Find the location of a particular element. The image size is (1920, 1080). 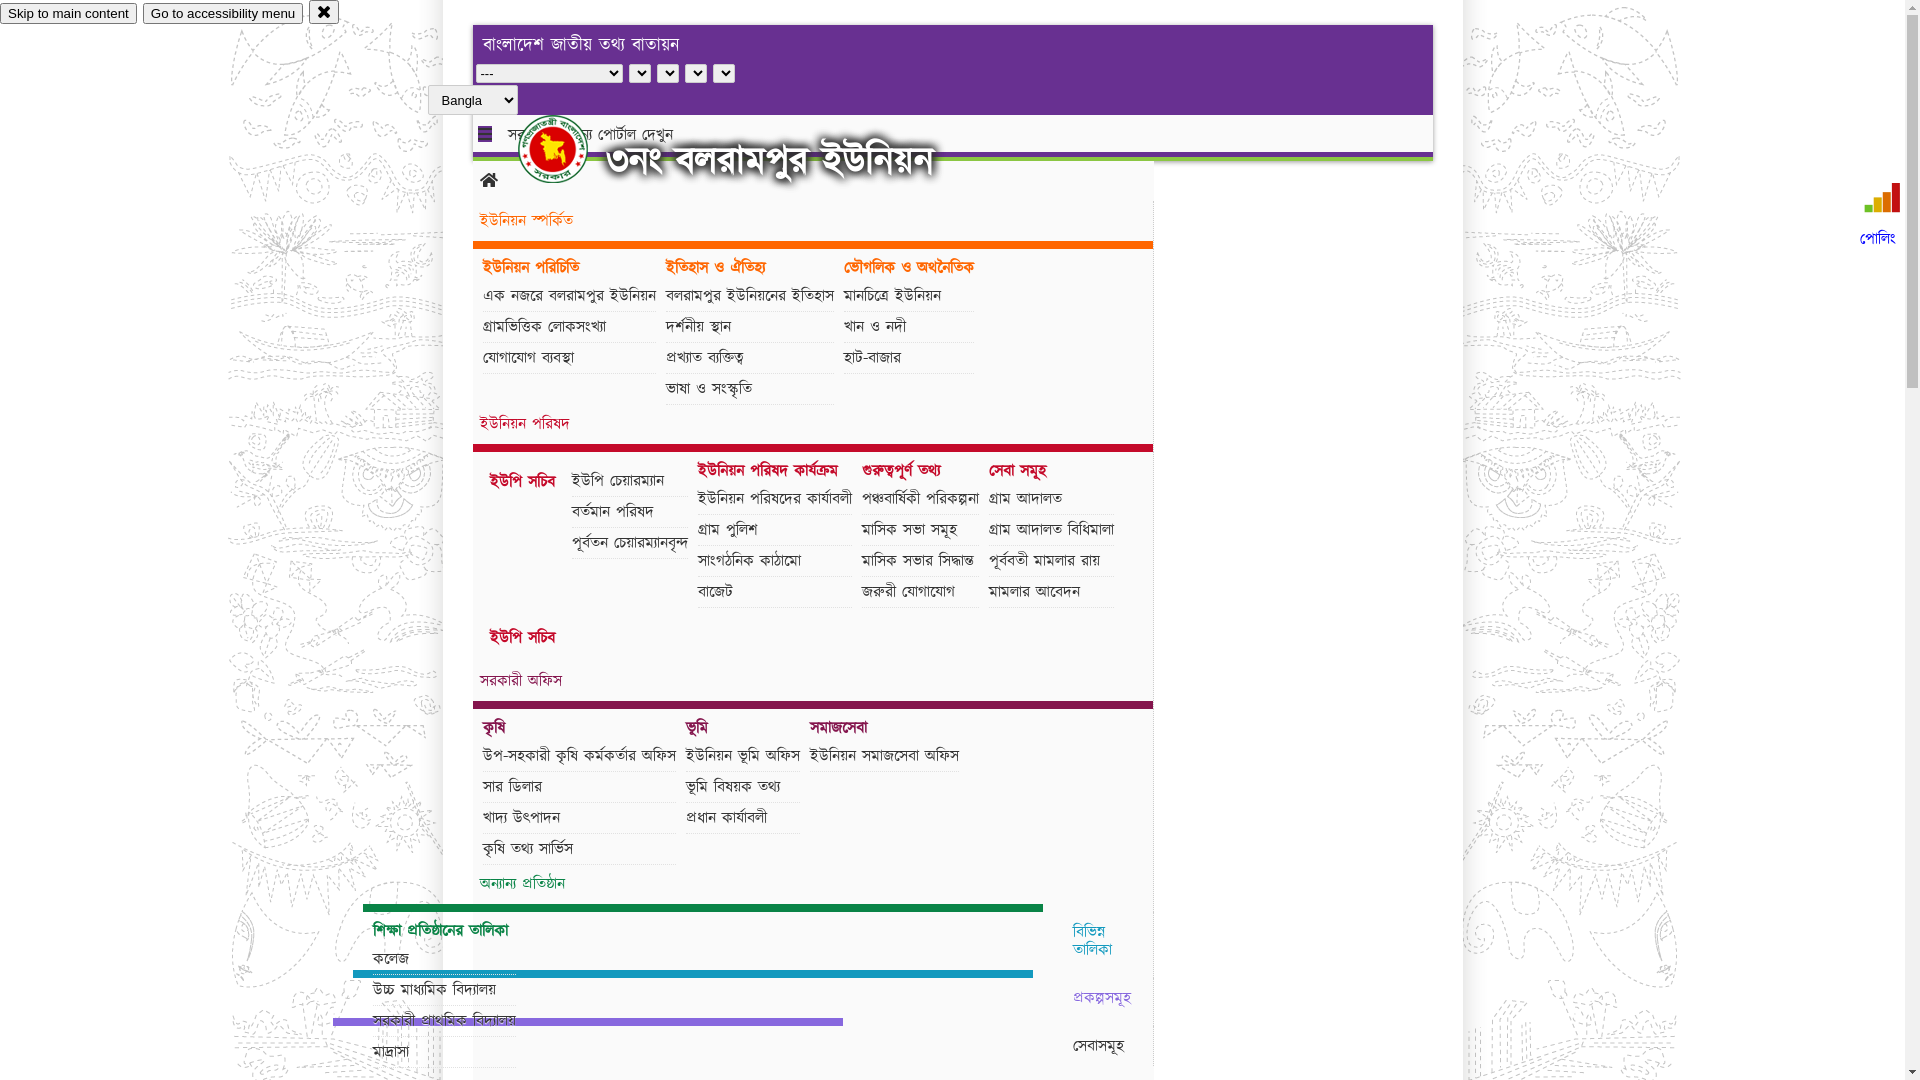

'close' is located at coordinates (324, 11).